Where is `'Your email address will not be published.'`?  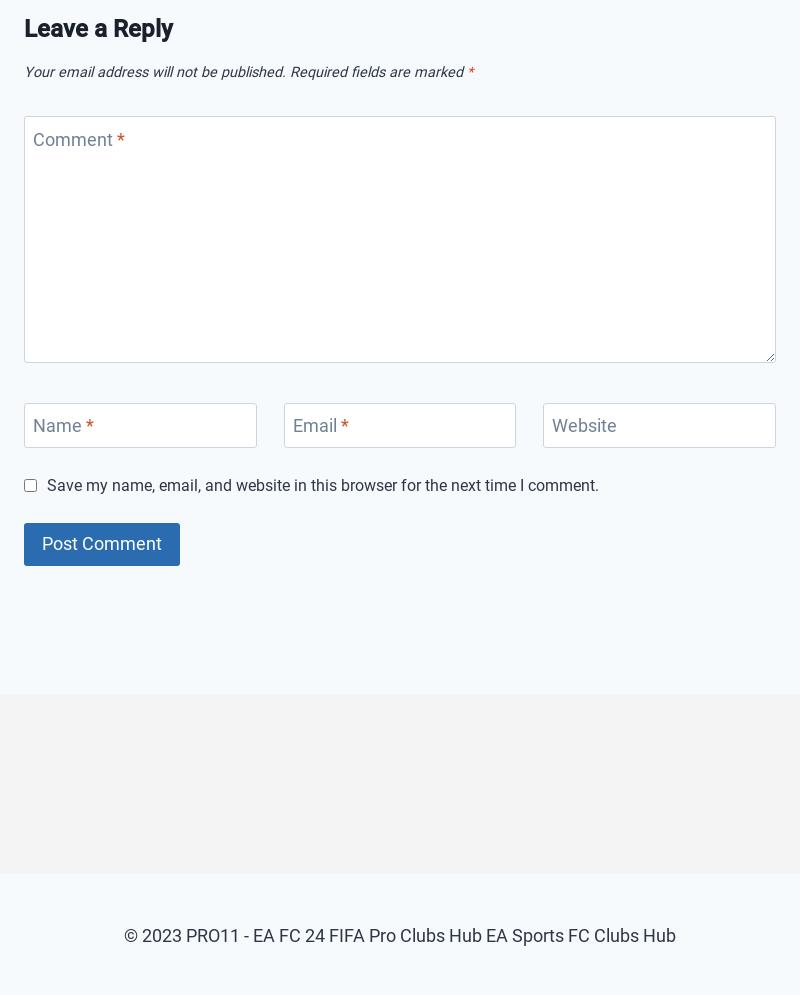 'Your email address will not be published.' is located at coordinates (154, 70).